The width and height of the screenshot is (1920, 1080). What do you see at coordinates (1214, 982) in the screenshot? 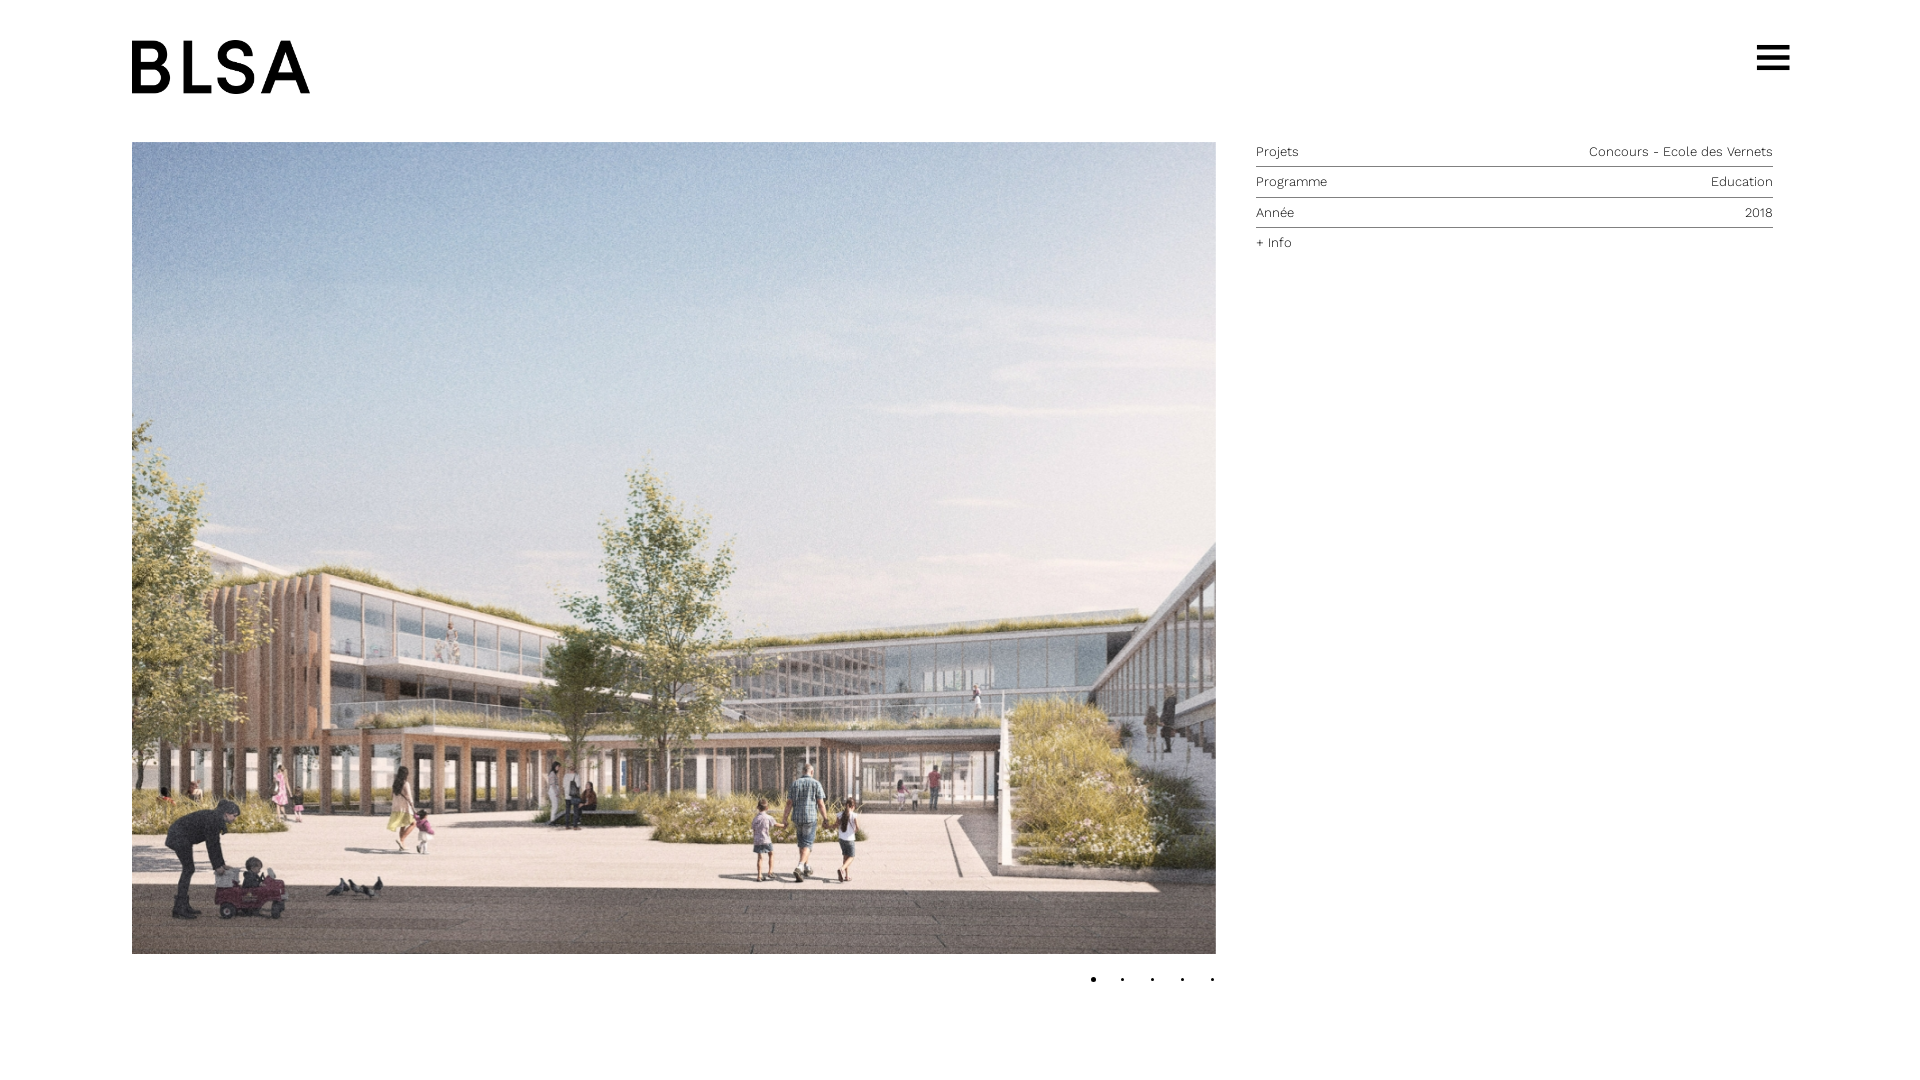
I see `'4'` at bounding box center [1214, 982].